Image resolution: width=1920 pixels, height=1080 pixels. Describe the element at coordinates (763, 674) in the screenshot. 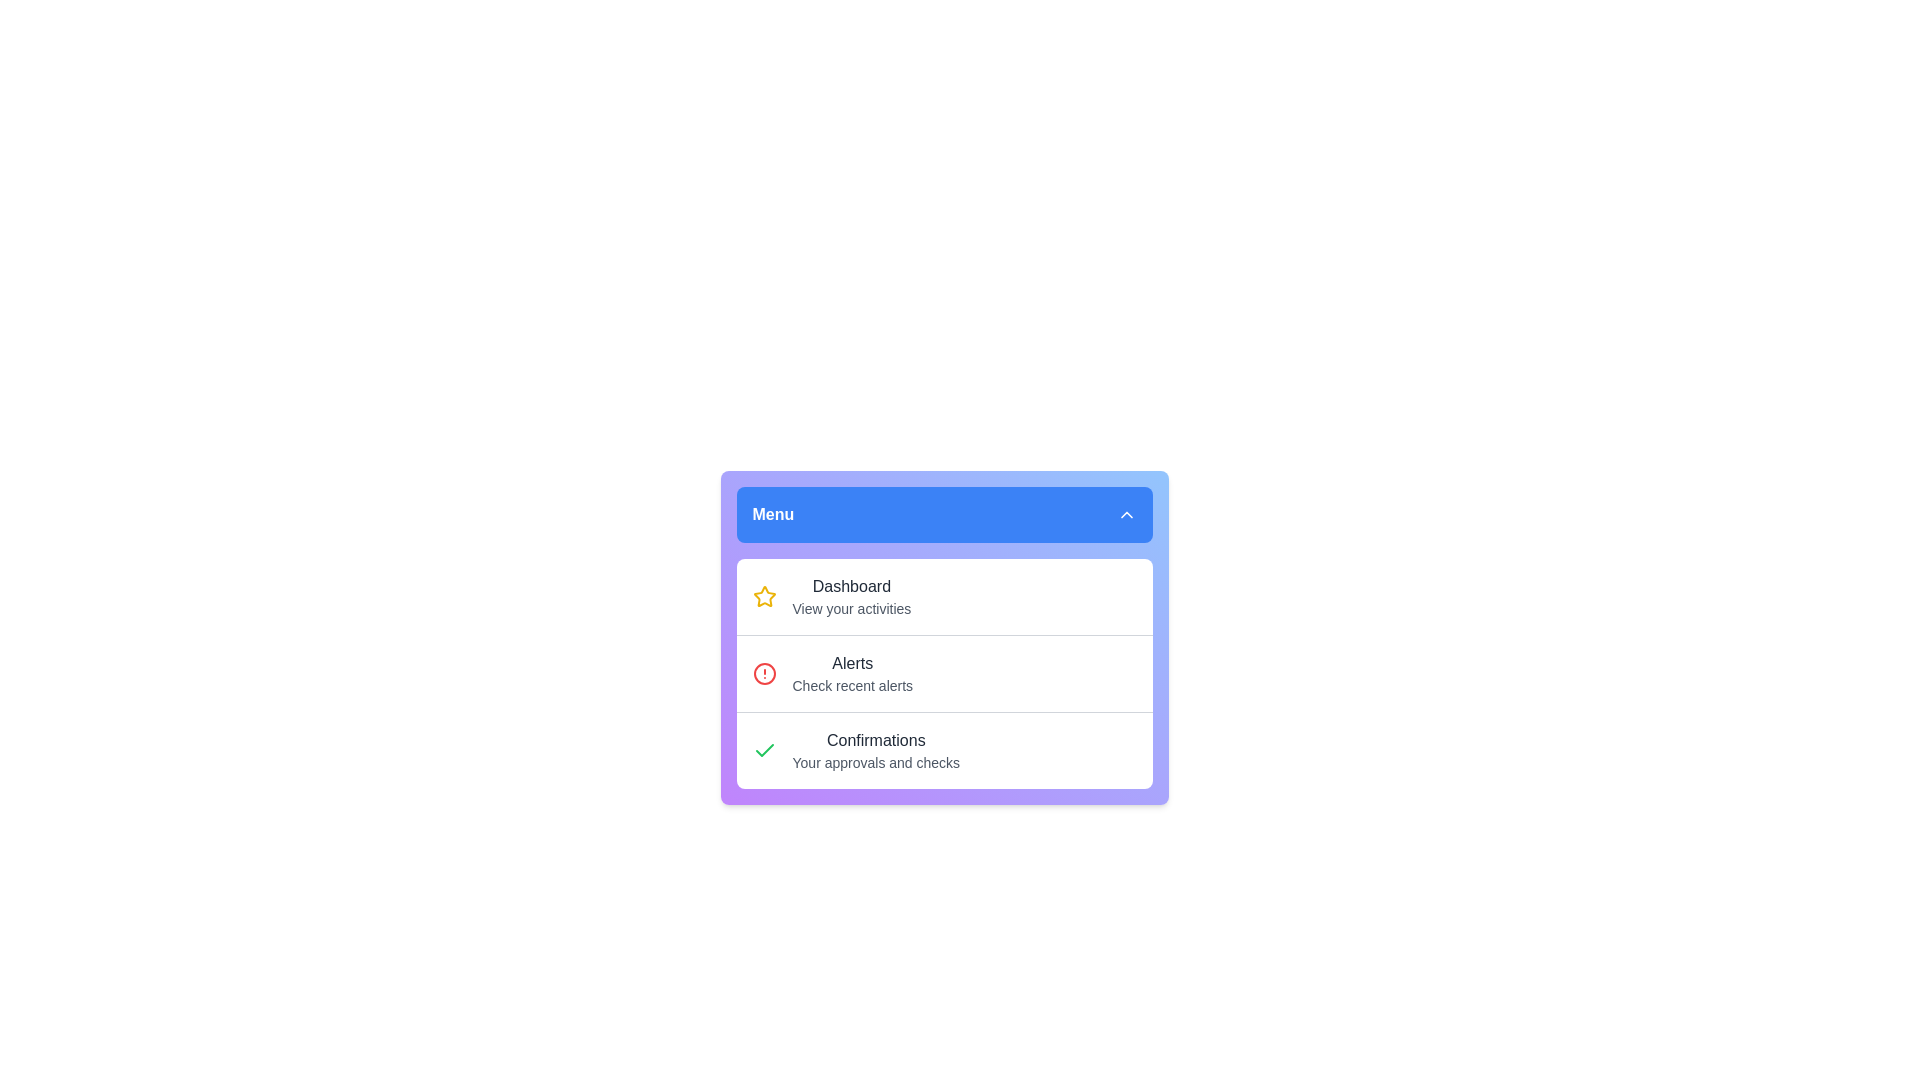

I see `the small red circular shape that indicates notifications within the 'Alerts' section of the menu interface` at that location.